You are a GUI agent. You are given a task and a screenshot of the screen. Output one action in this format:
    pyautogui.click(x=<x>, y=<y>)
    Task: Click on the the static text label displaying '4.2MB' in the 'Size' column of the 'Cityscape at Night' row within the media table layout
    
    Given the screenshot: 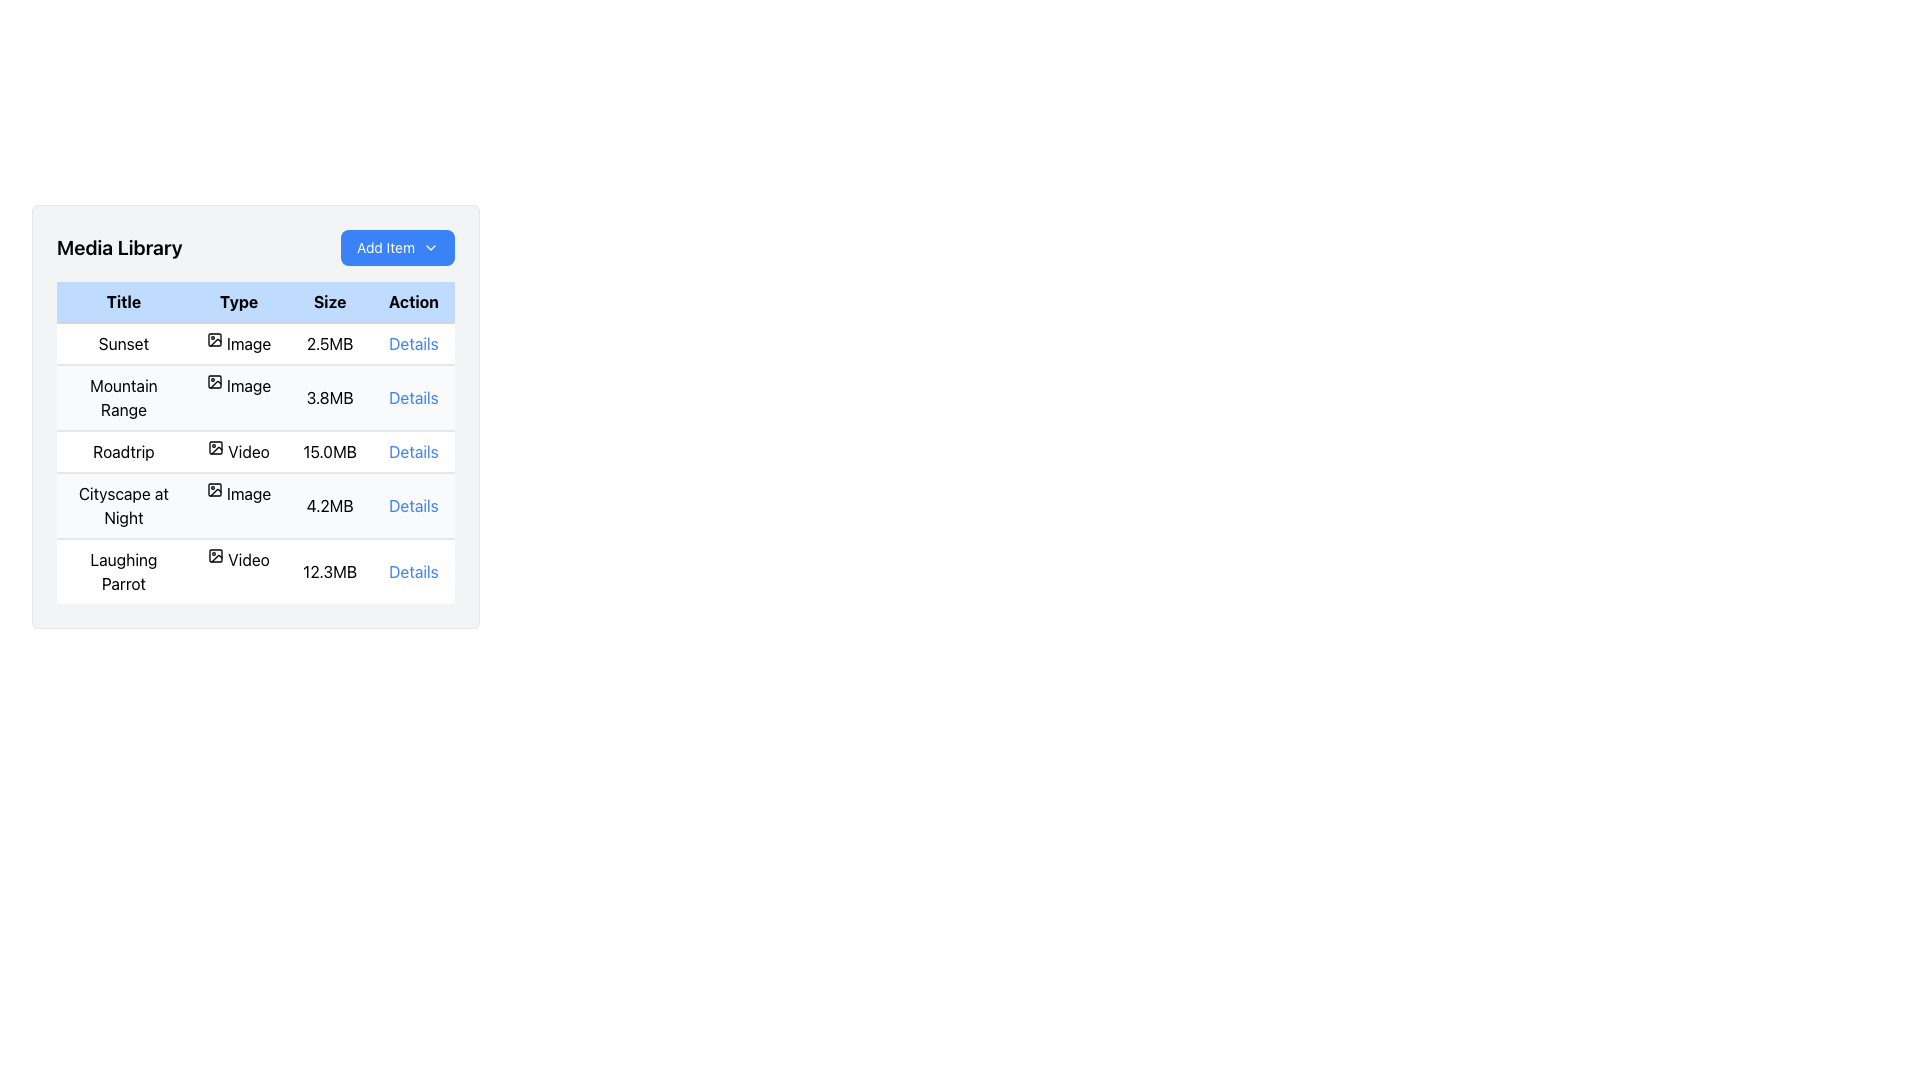 What is the action you would take?
    pyautogui.click(x=330, y=504)
    